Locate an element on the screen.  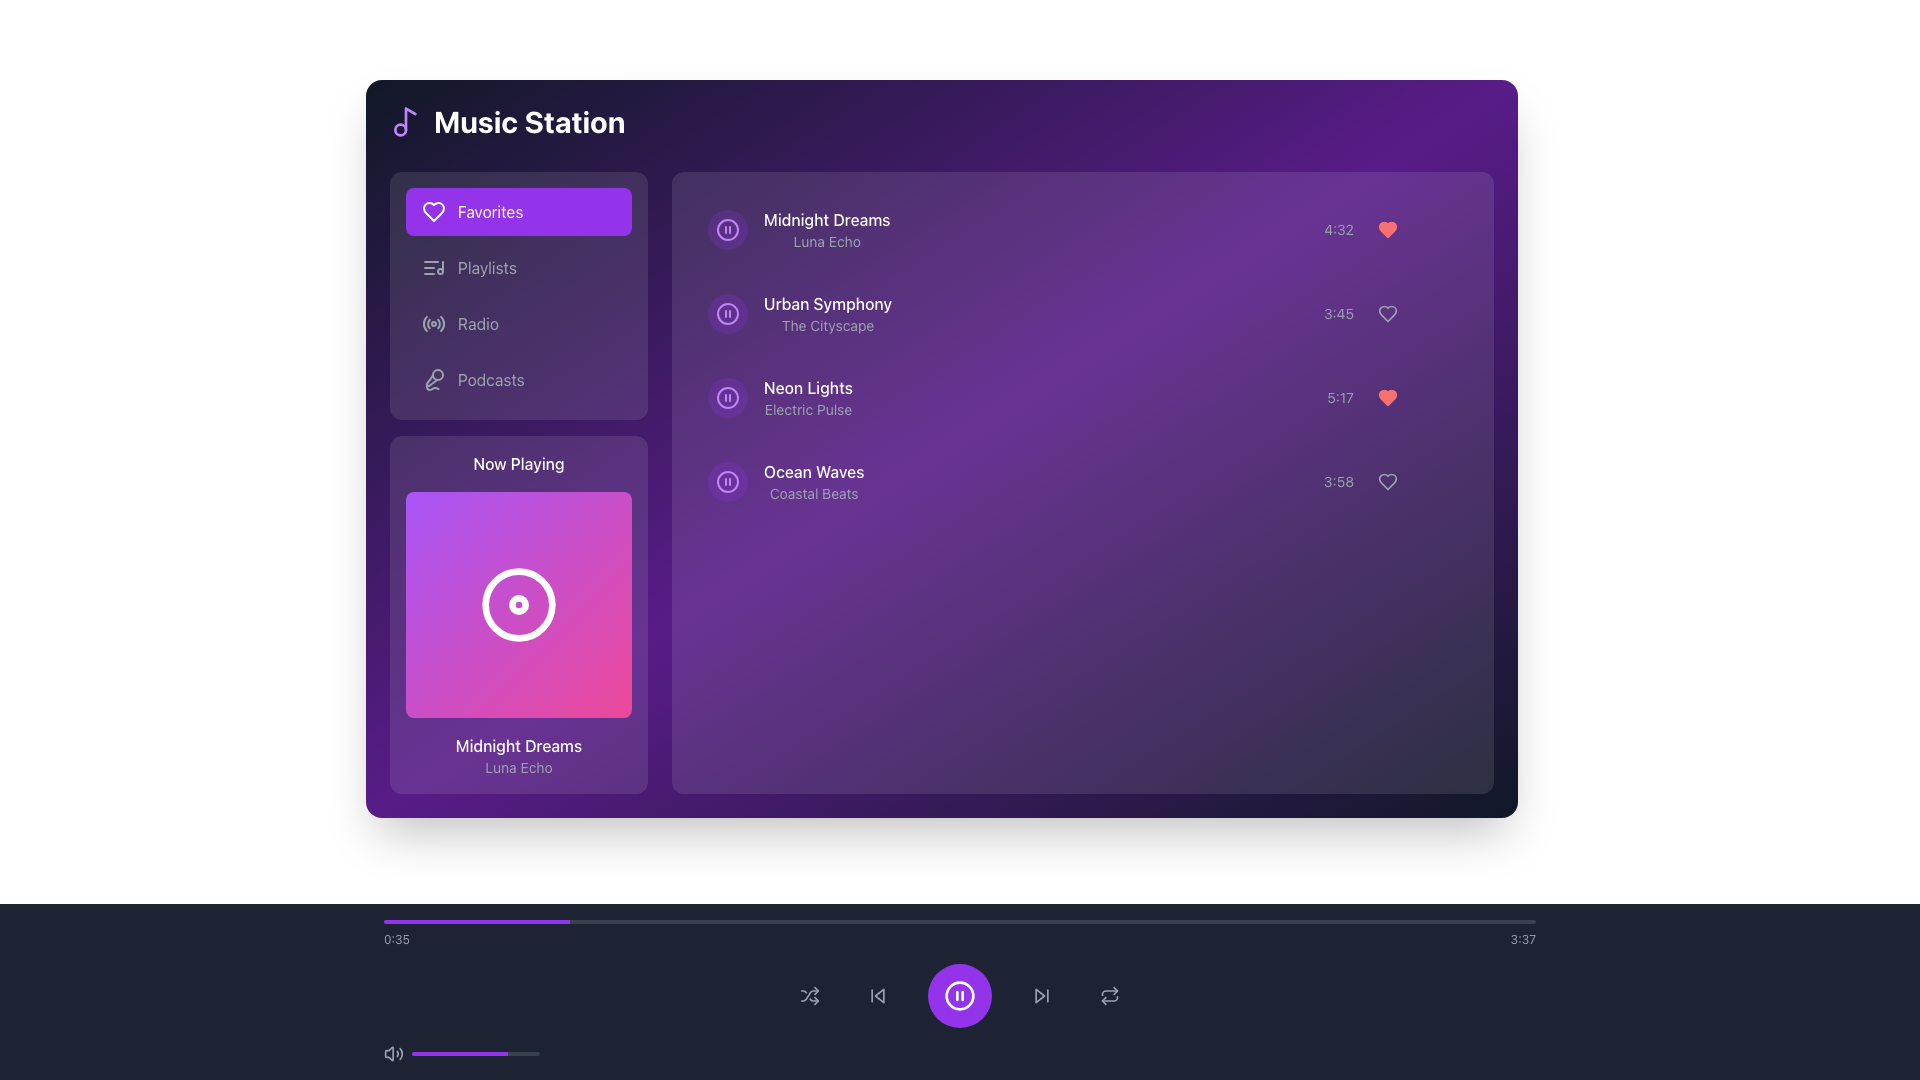
the second music track in the 'Music Station' section is located at coordinates (1082, 313).